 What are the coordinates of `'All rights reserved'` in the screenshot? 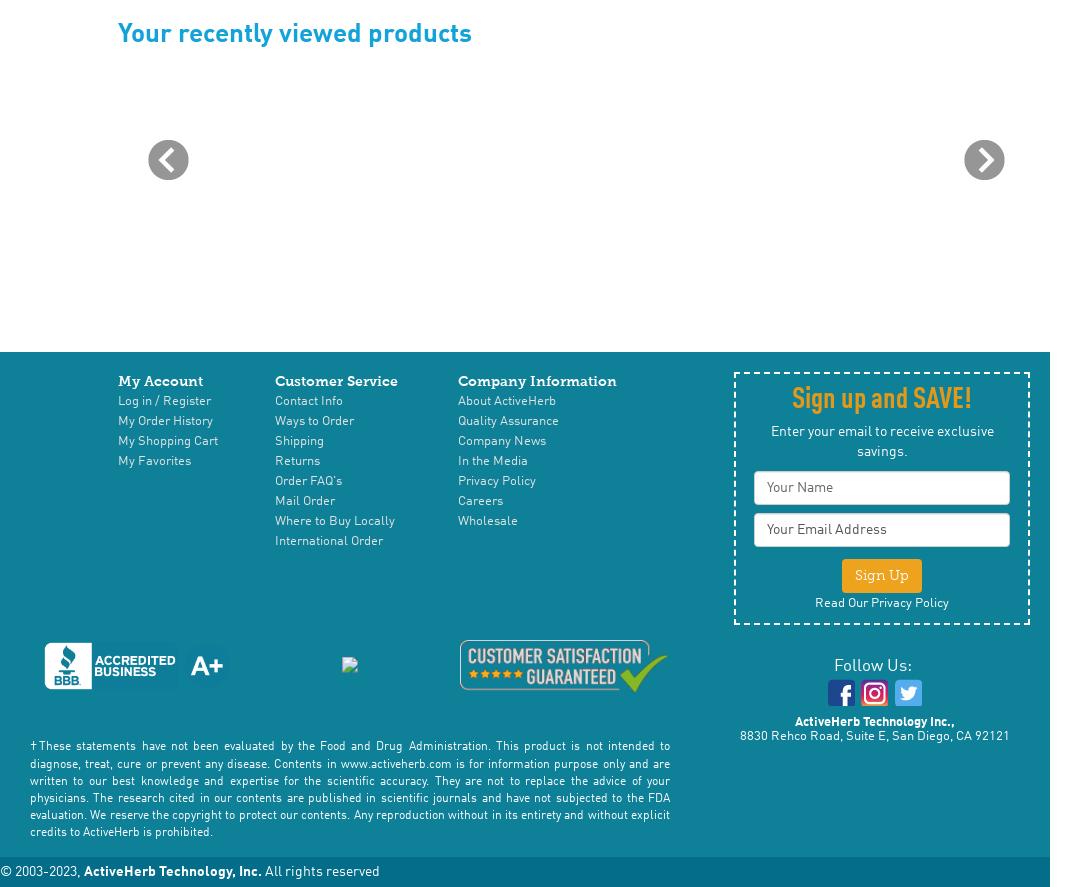 It's located at (264, 871).